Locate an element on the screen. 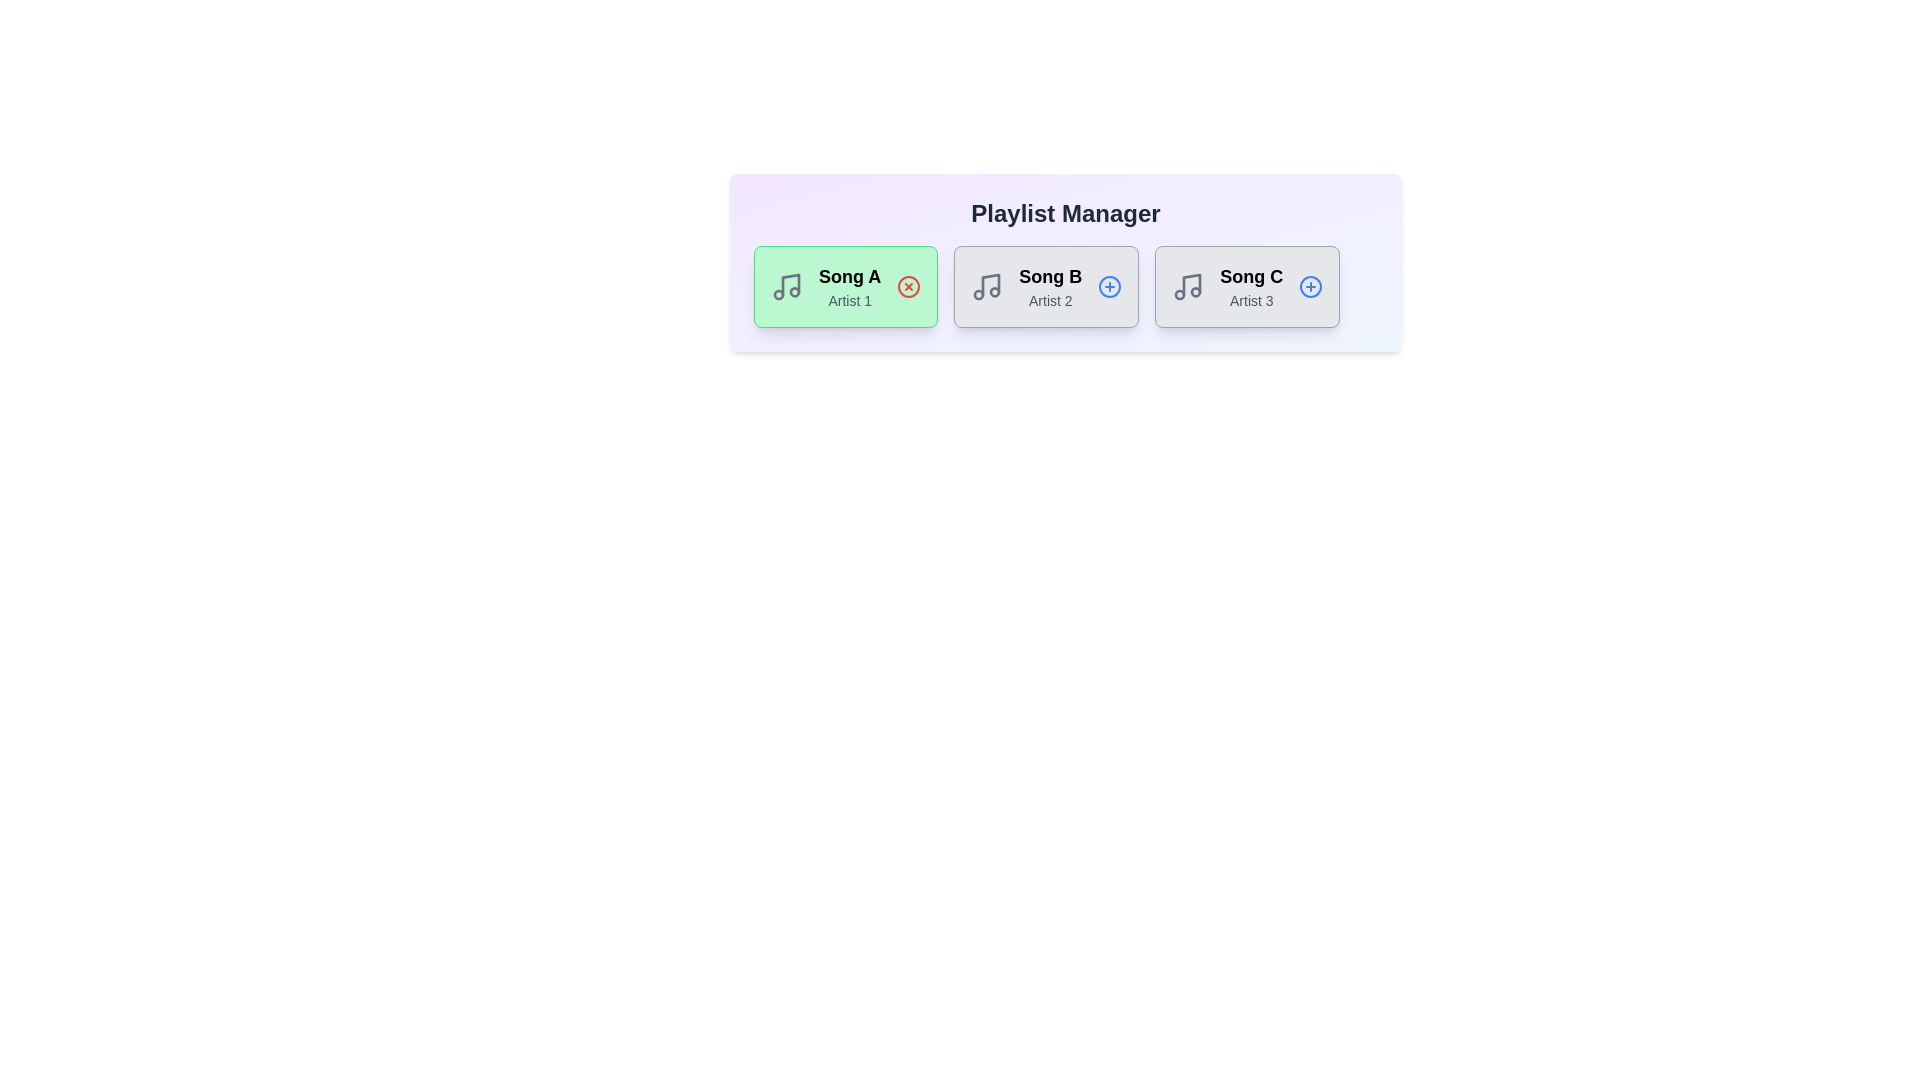  add icon for the song titled Song C to add it to the playlist is located at coordinates (1311, 286).